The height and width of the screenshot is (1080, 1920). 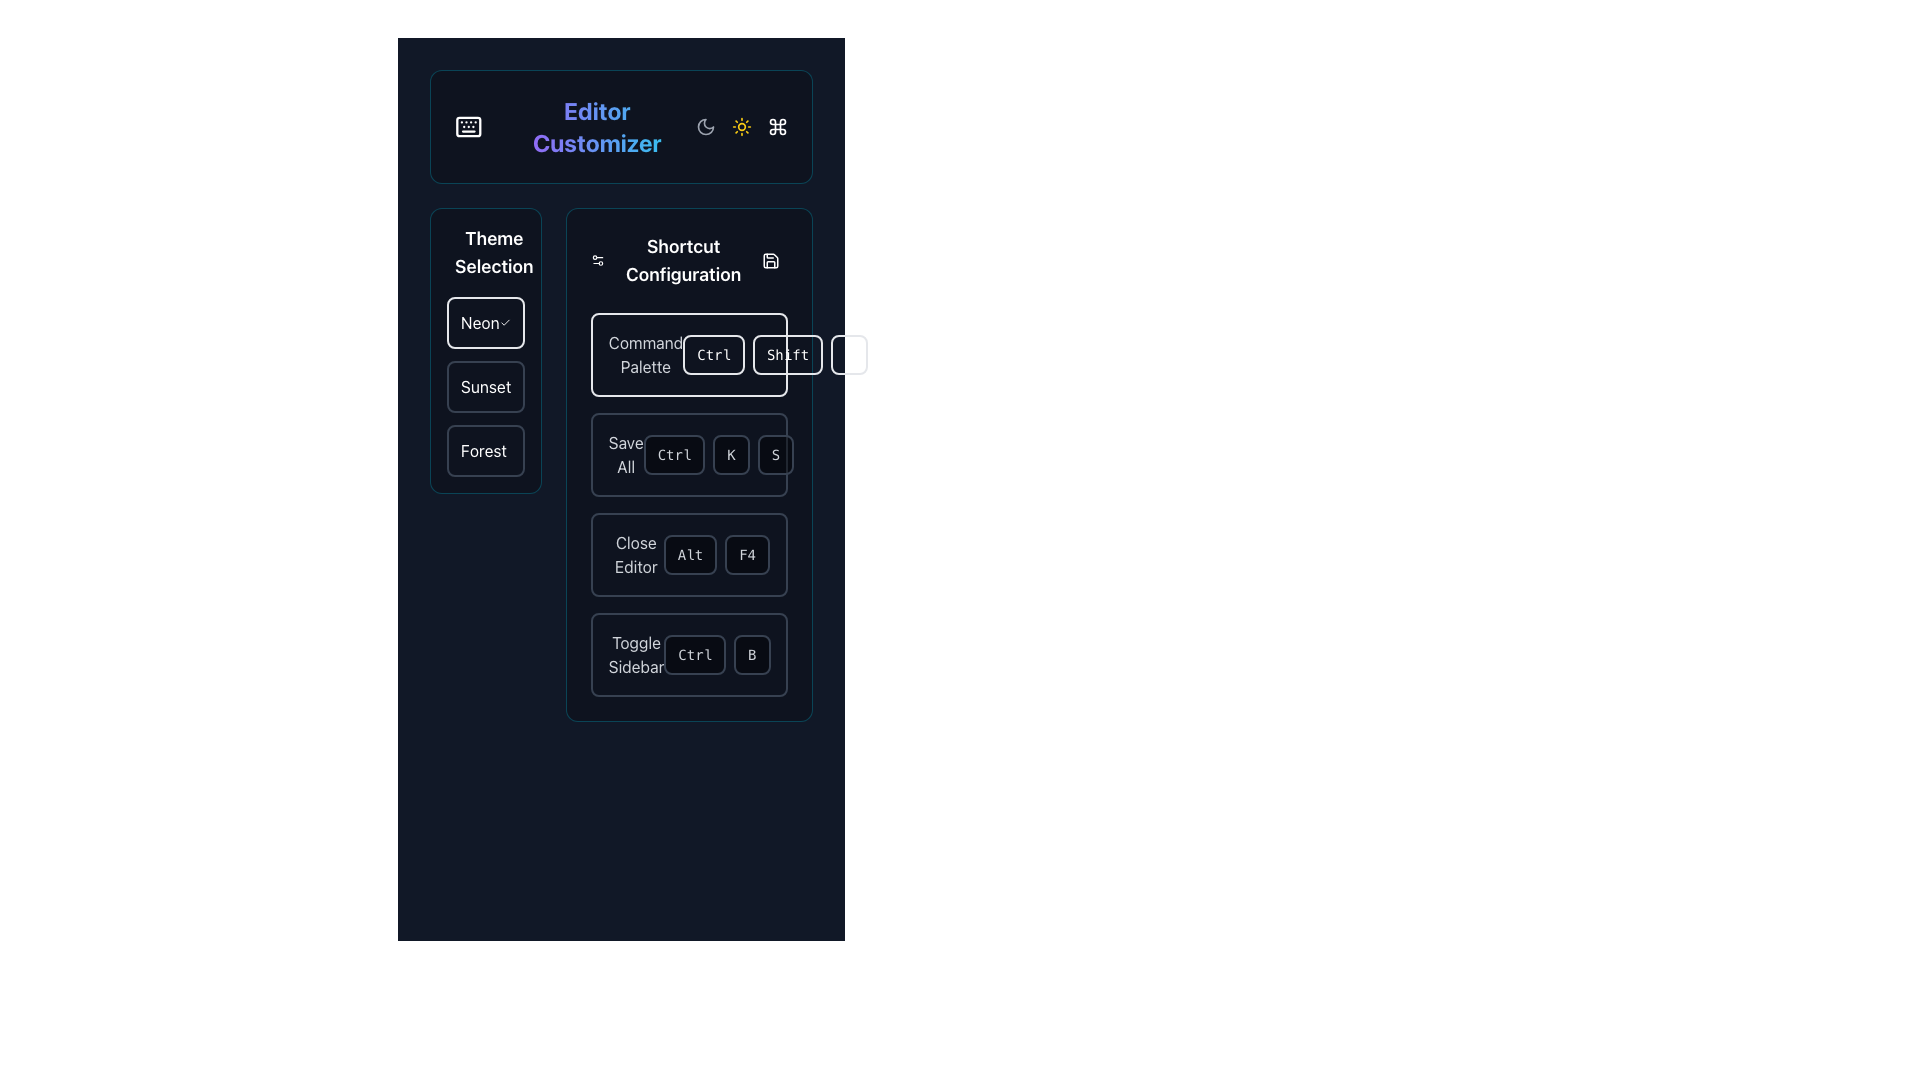 I want to click on the text label indicating the shortcut combination 'Ctrl + K + S' for the 'Save All' functionality, located in the second row of the 'Shortcut Configuration' section, so click(x=625, y=455).